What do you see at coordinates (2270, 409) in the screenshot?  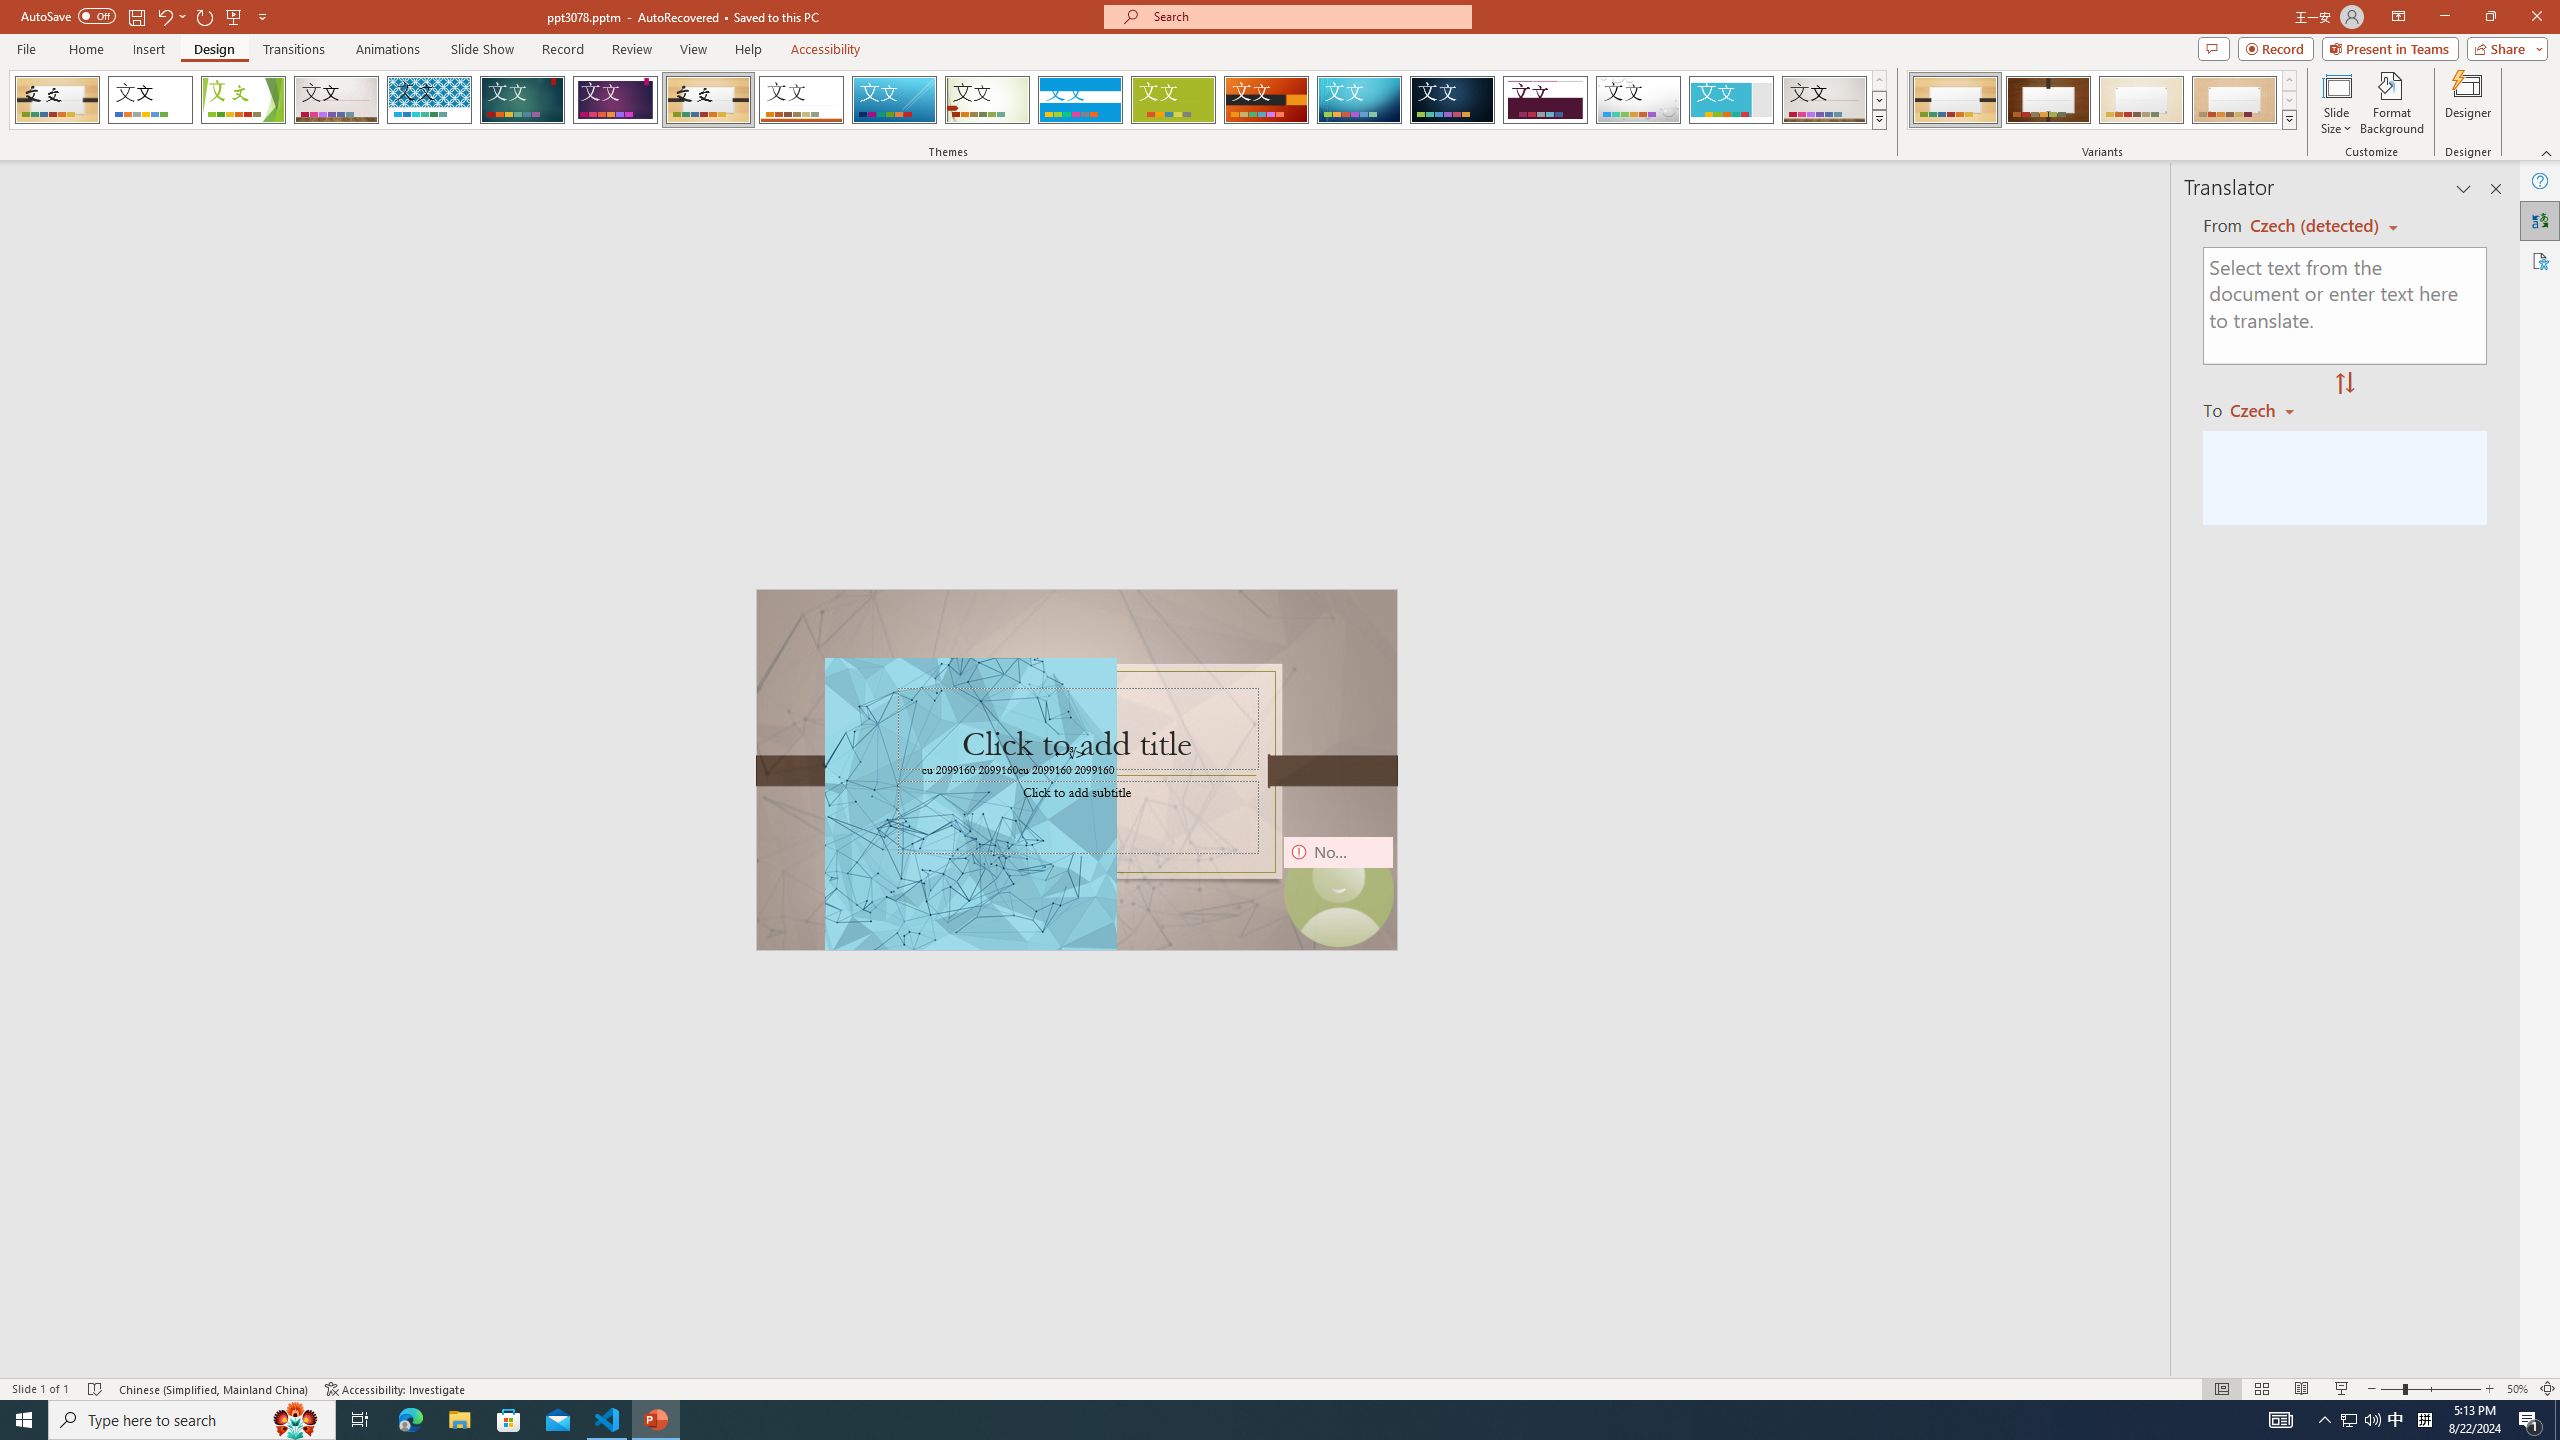 I see `'Czech'` at bounding box center [2270, 409].